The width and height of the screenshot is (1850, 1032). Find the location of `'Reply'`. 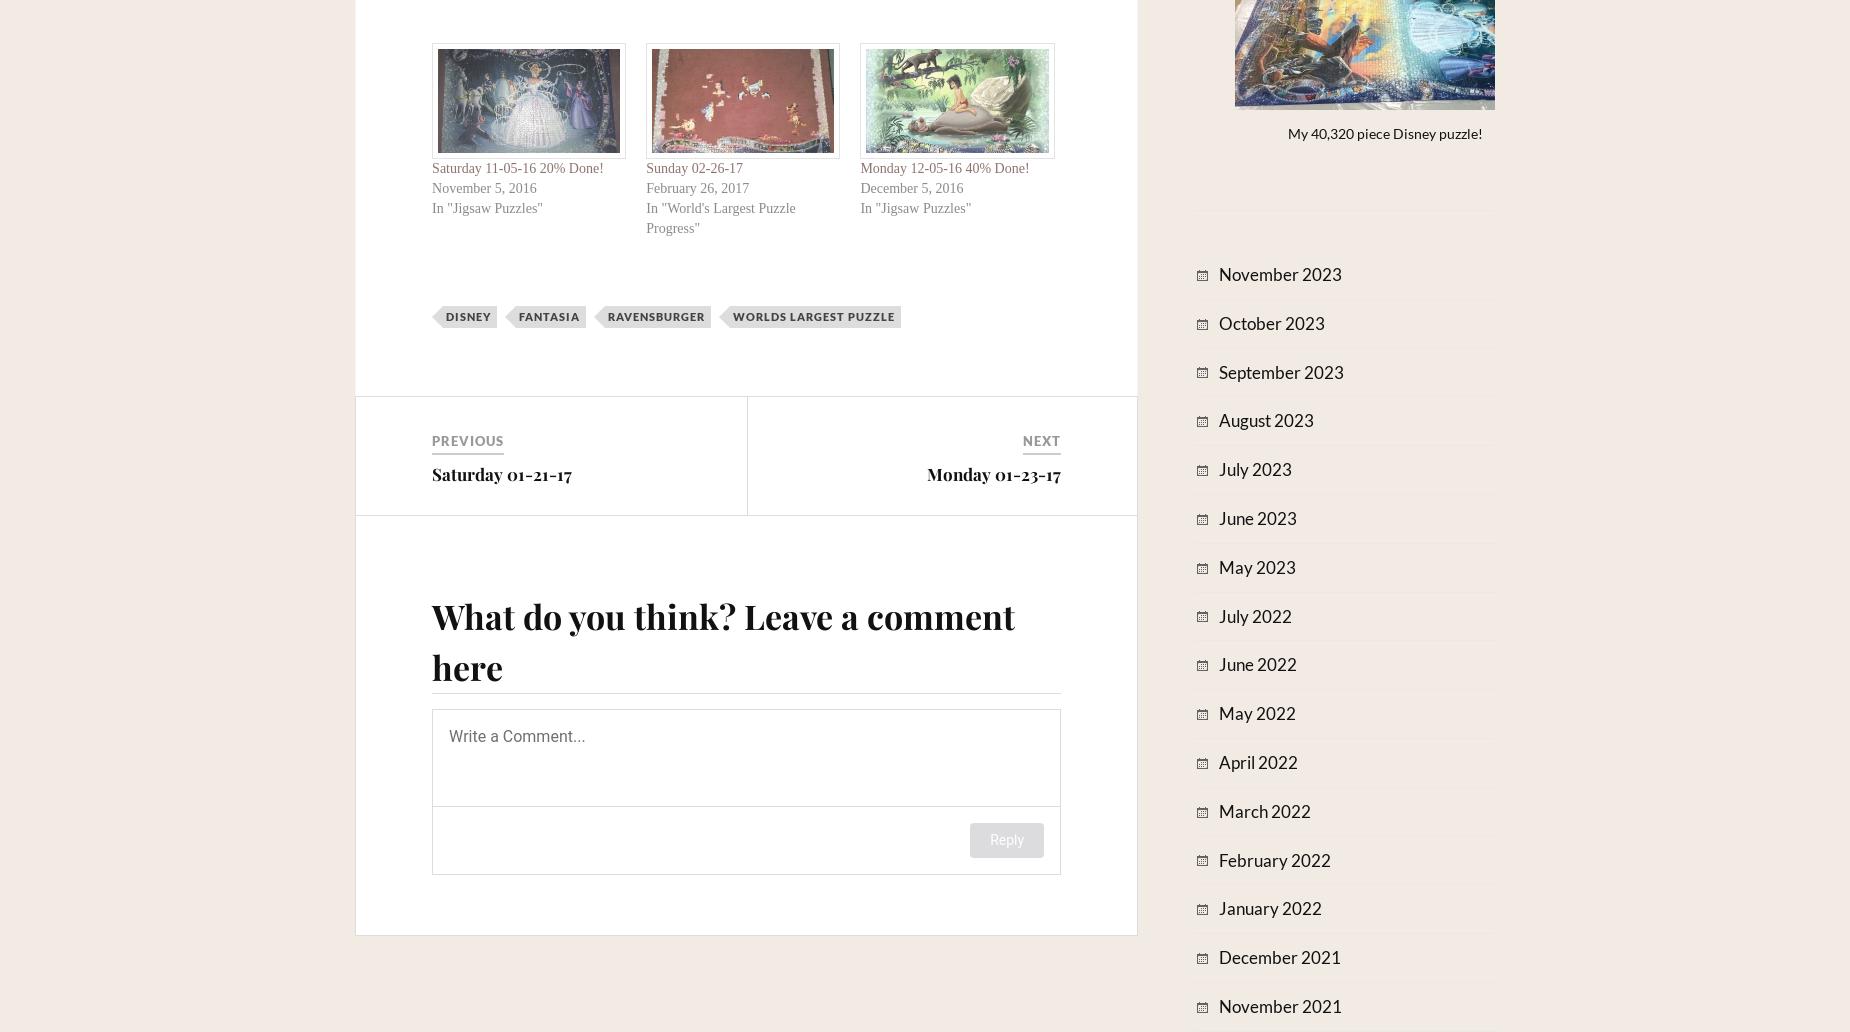

'Reply' is located at coordinates (1005, 840).